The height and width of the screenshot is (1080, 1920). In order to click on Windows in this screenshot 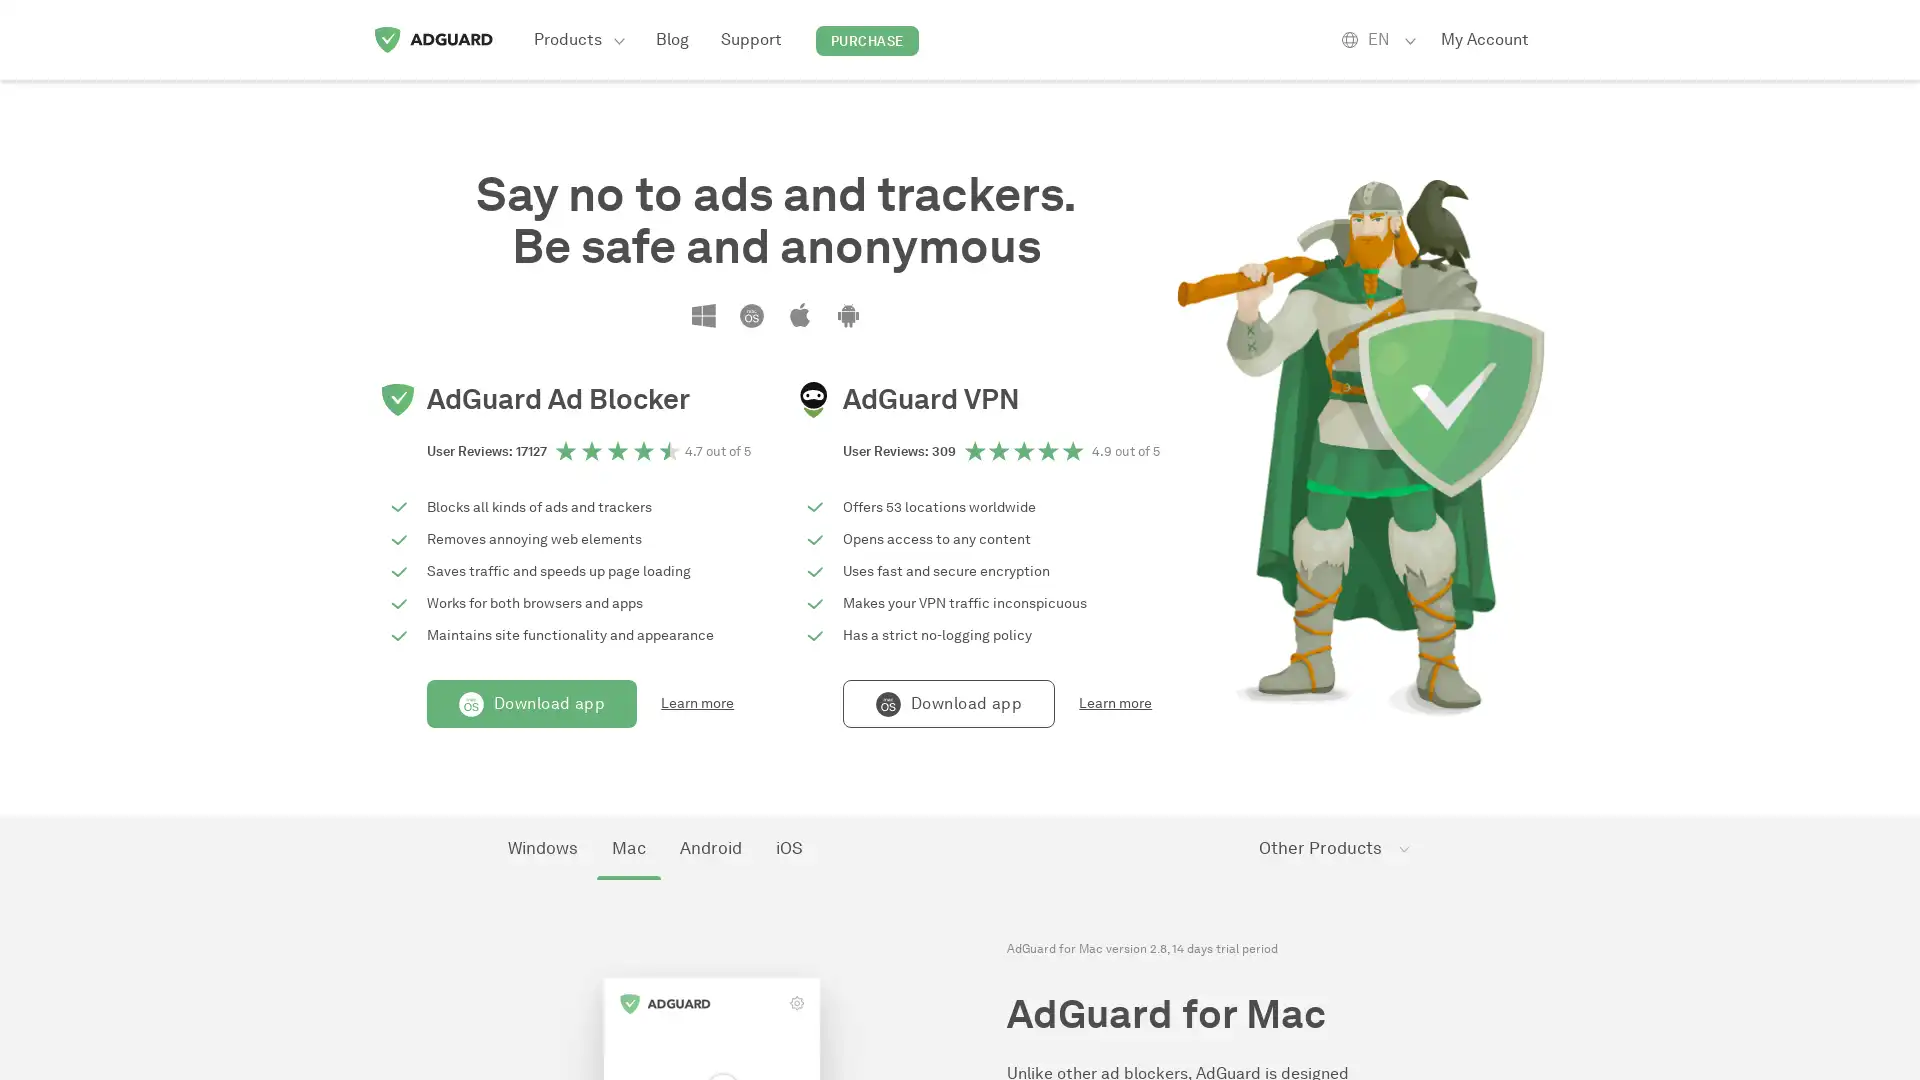, I will do `click(542, 848)`.